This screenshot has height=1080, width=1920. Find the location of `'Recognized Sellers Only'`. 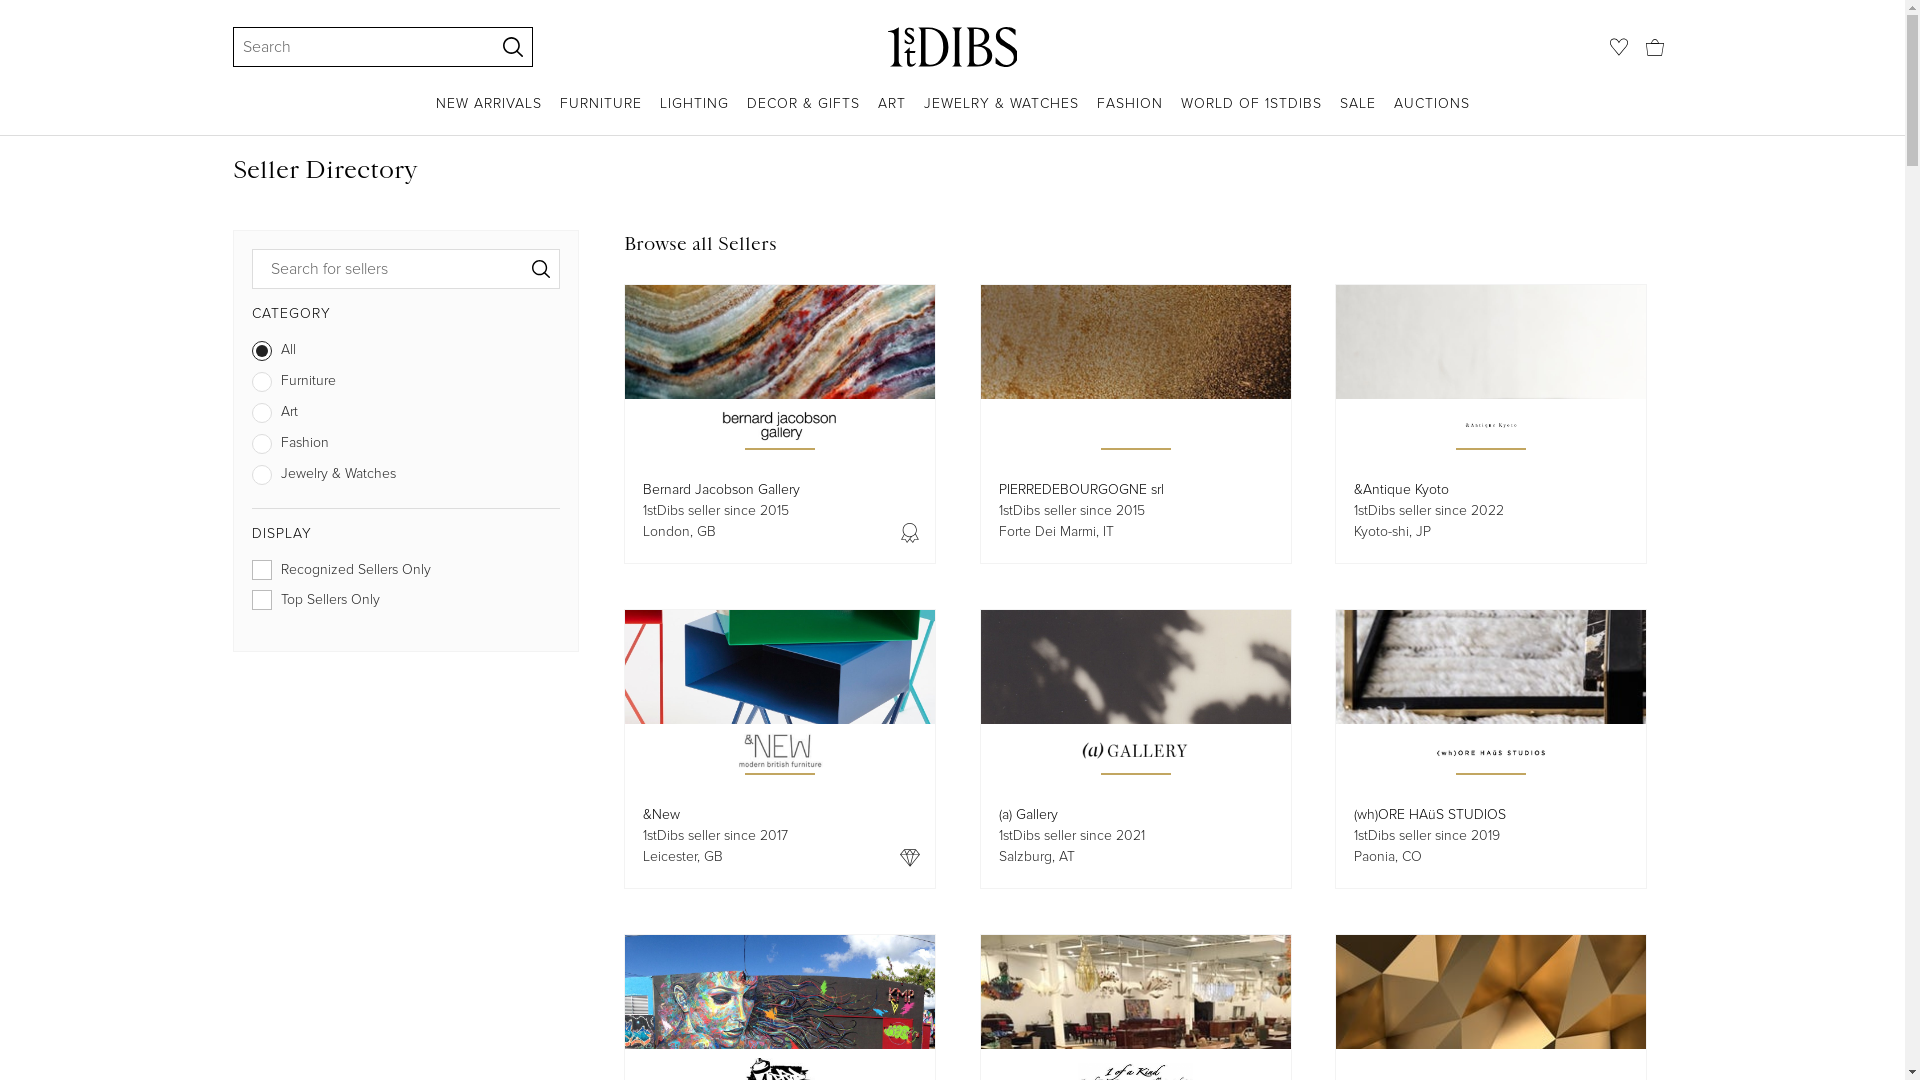

'Recognized Sellers Only' is located at coordinates (405, 574).